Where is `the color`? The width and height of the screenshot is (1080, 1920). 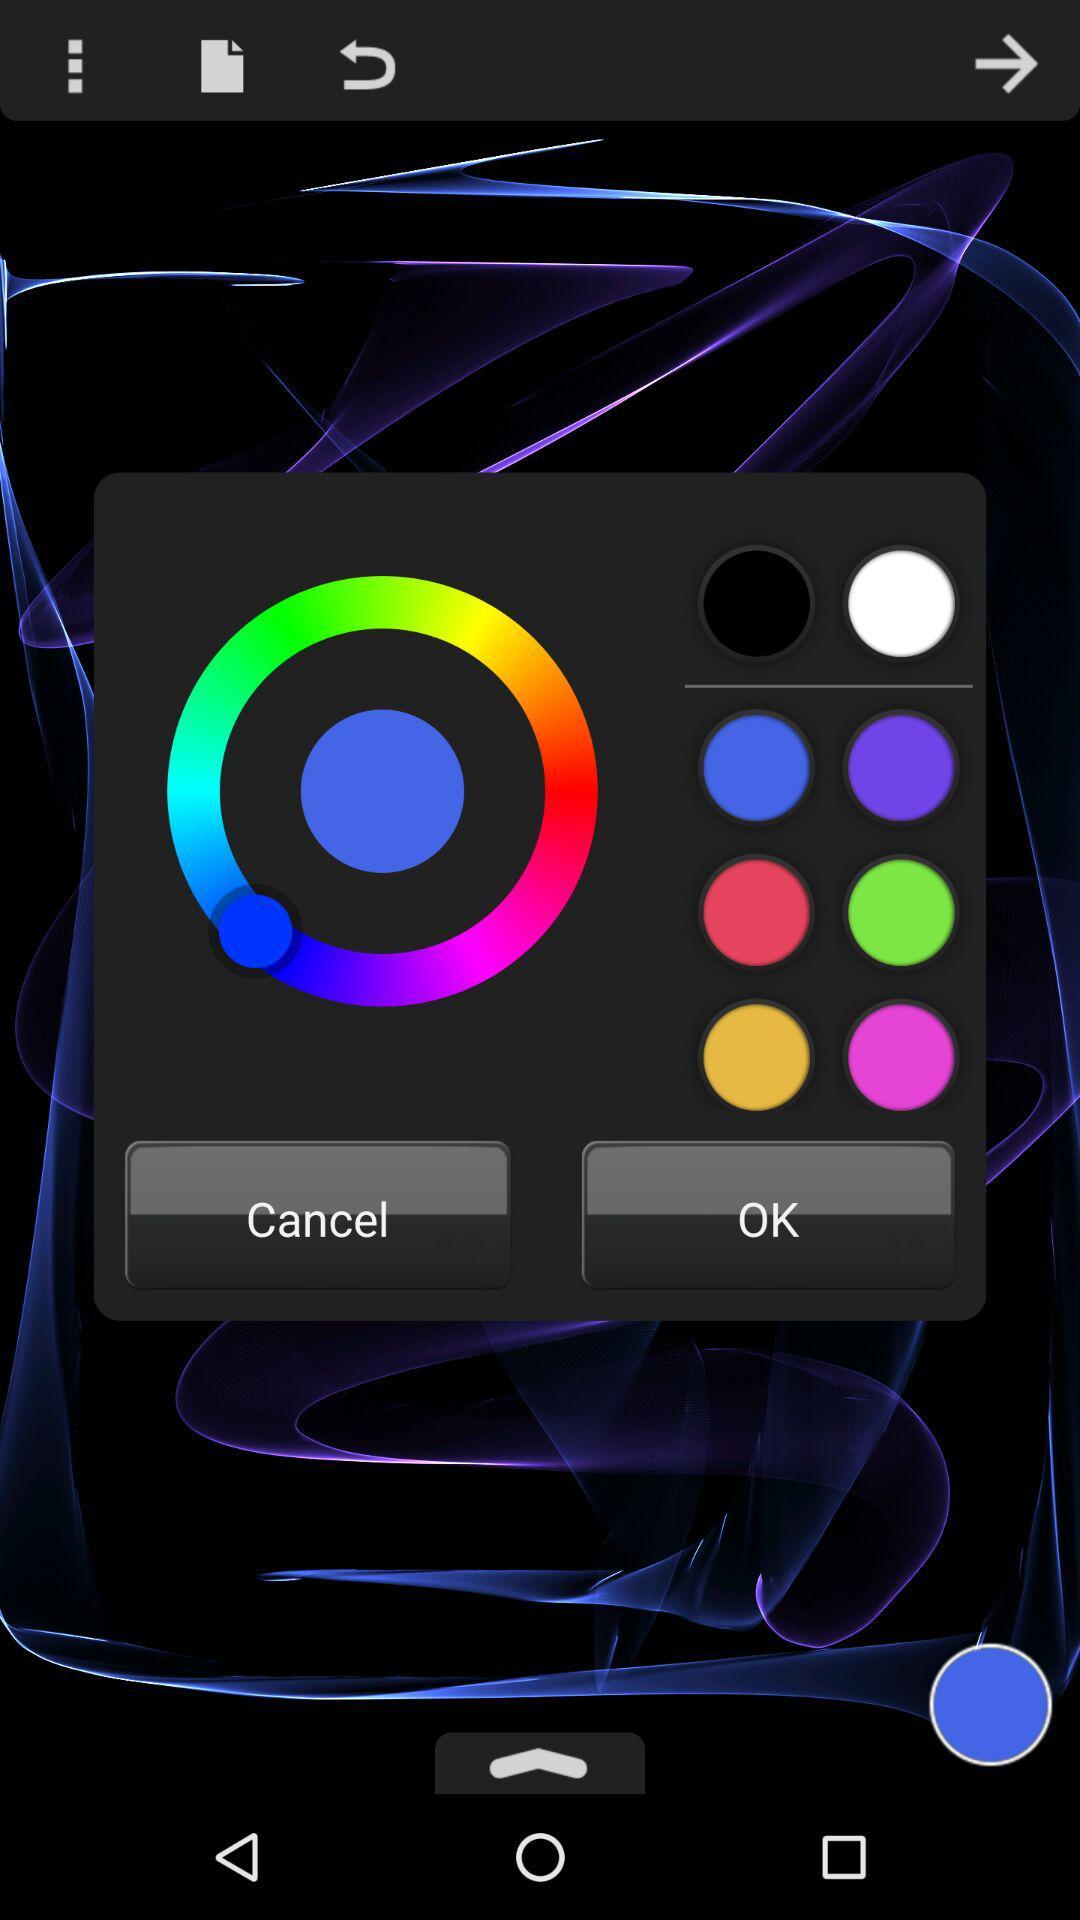 the color is located at coordinates (901, 912).